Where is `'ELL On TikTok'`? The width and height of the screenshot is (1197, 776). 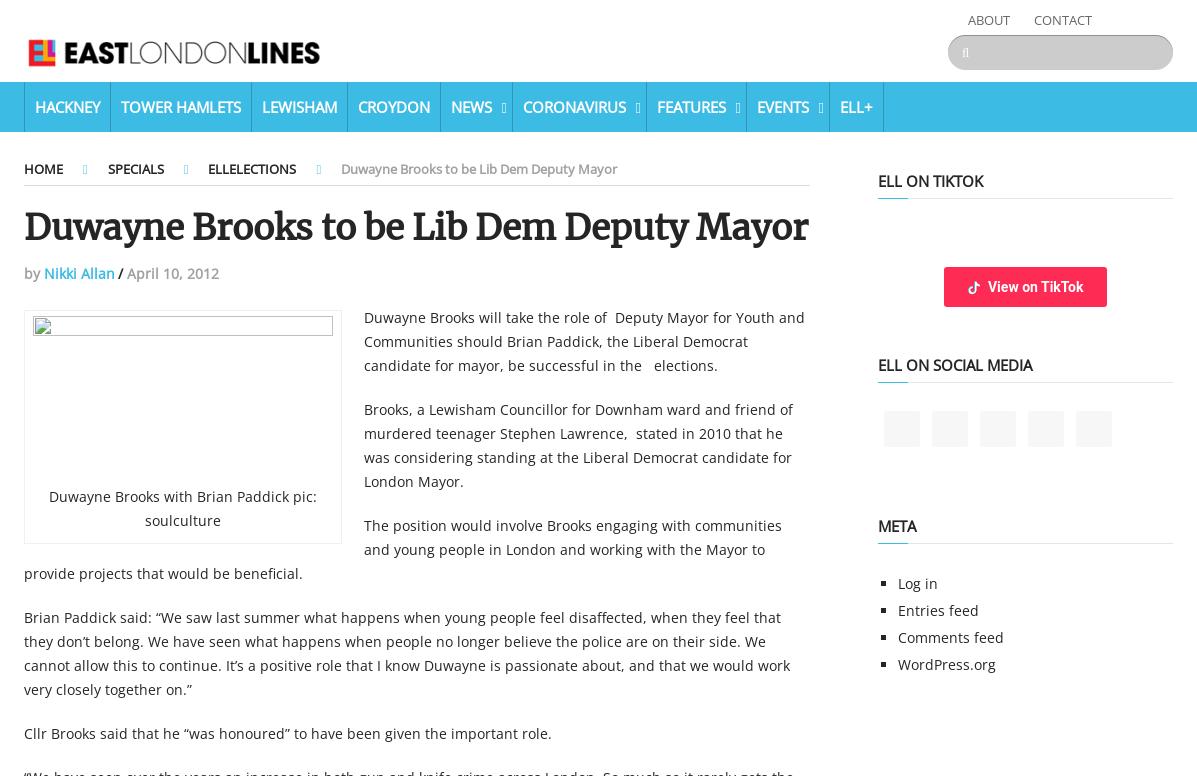 'ELL On TikTok' is located at coordinates (877, 179).